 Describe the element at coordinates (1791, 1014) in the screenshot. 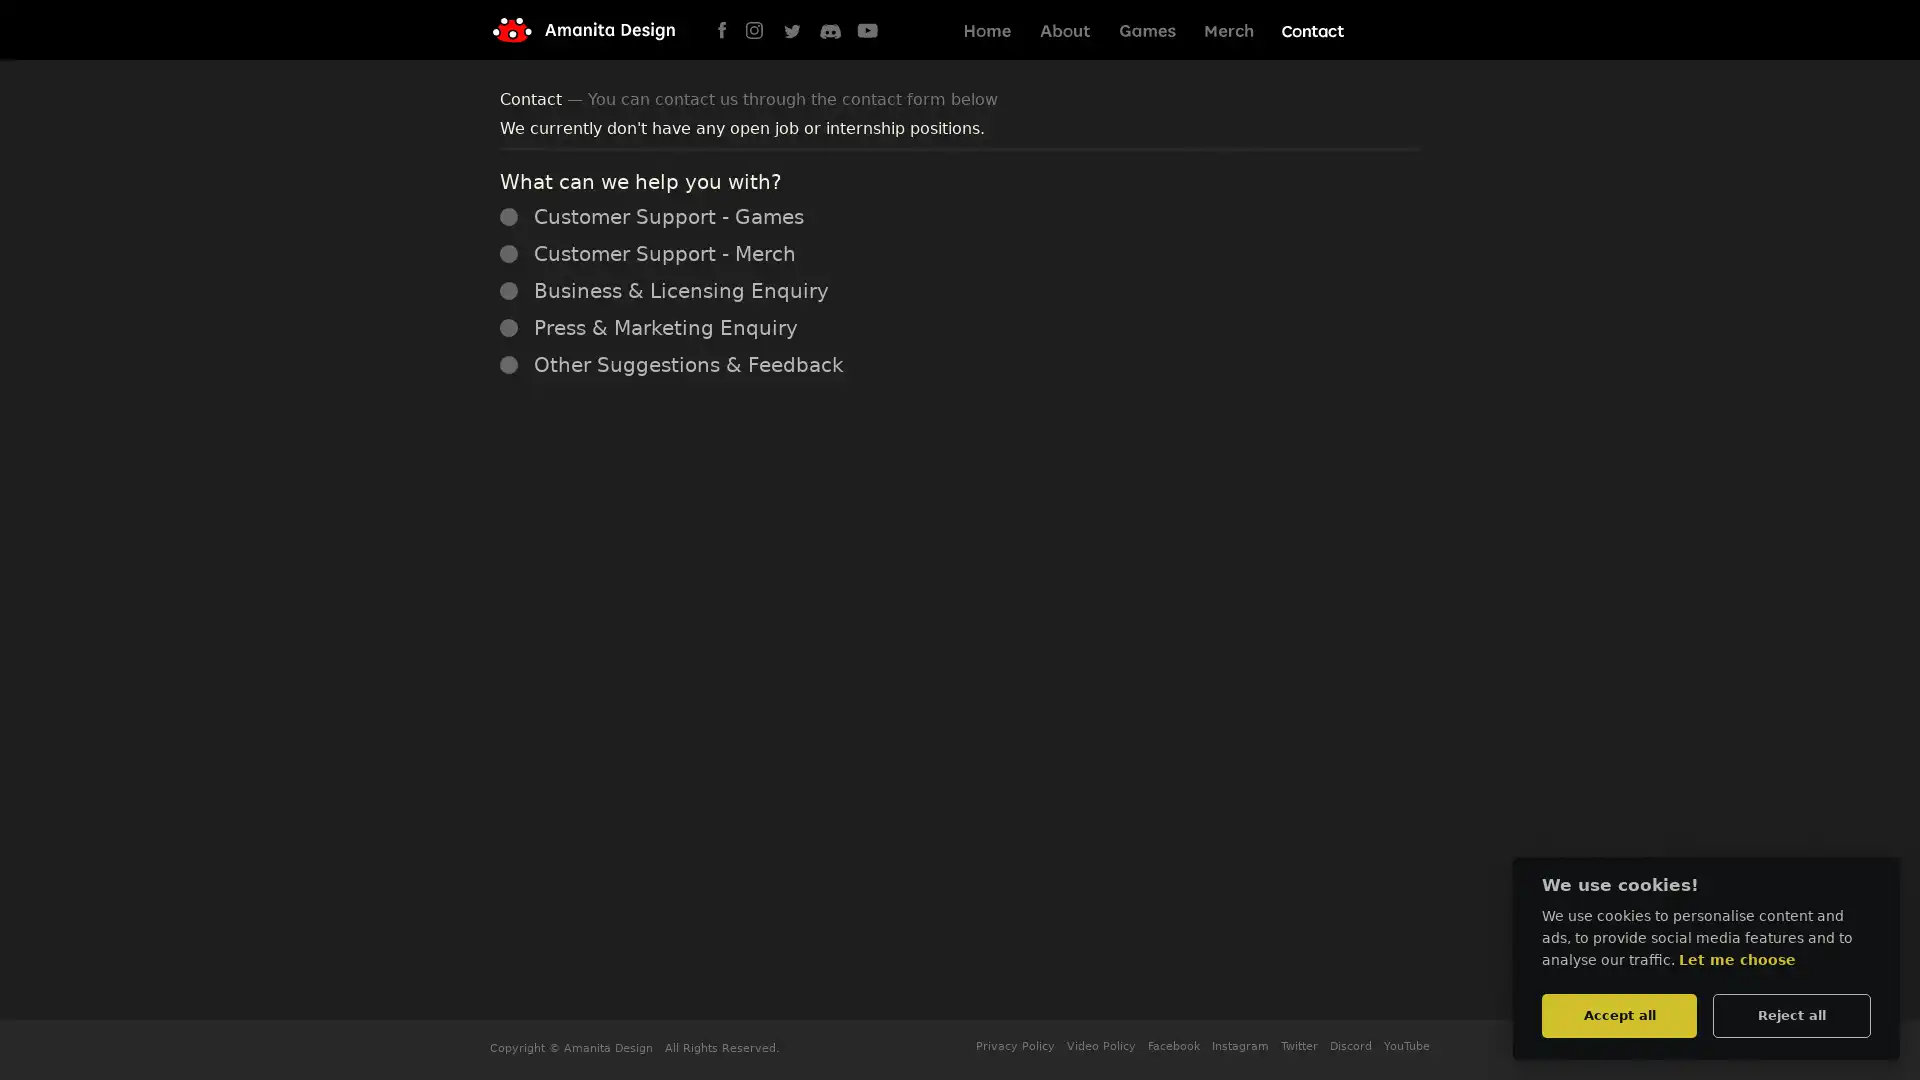

I see `Reject all` at that location.